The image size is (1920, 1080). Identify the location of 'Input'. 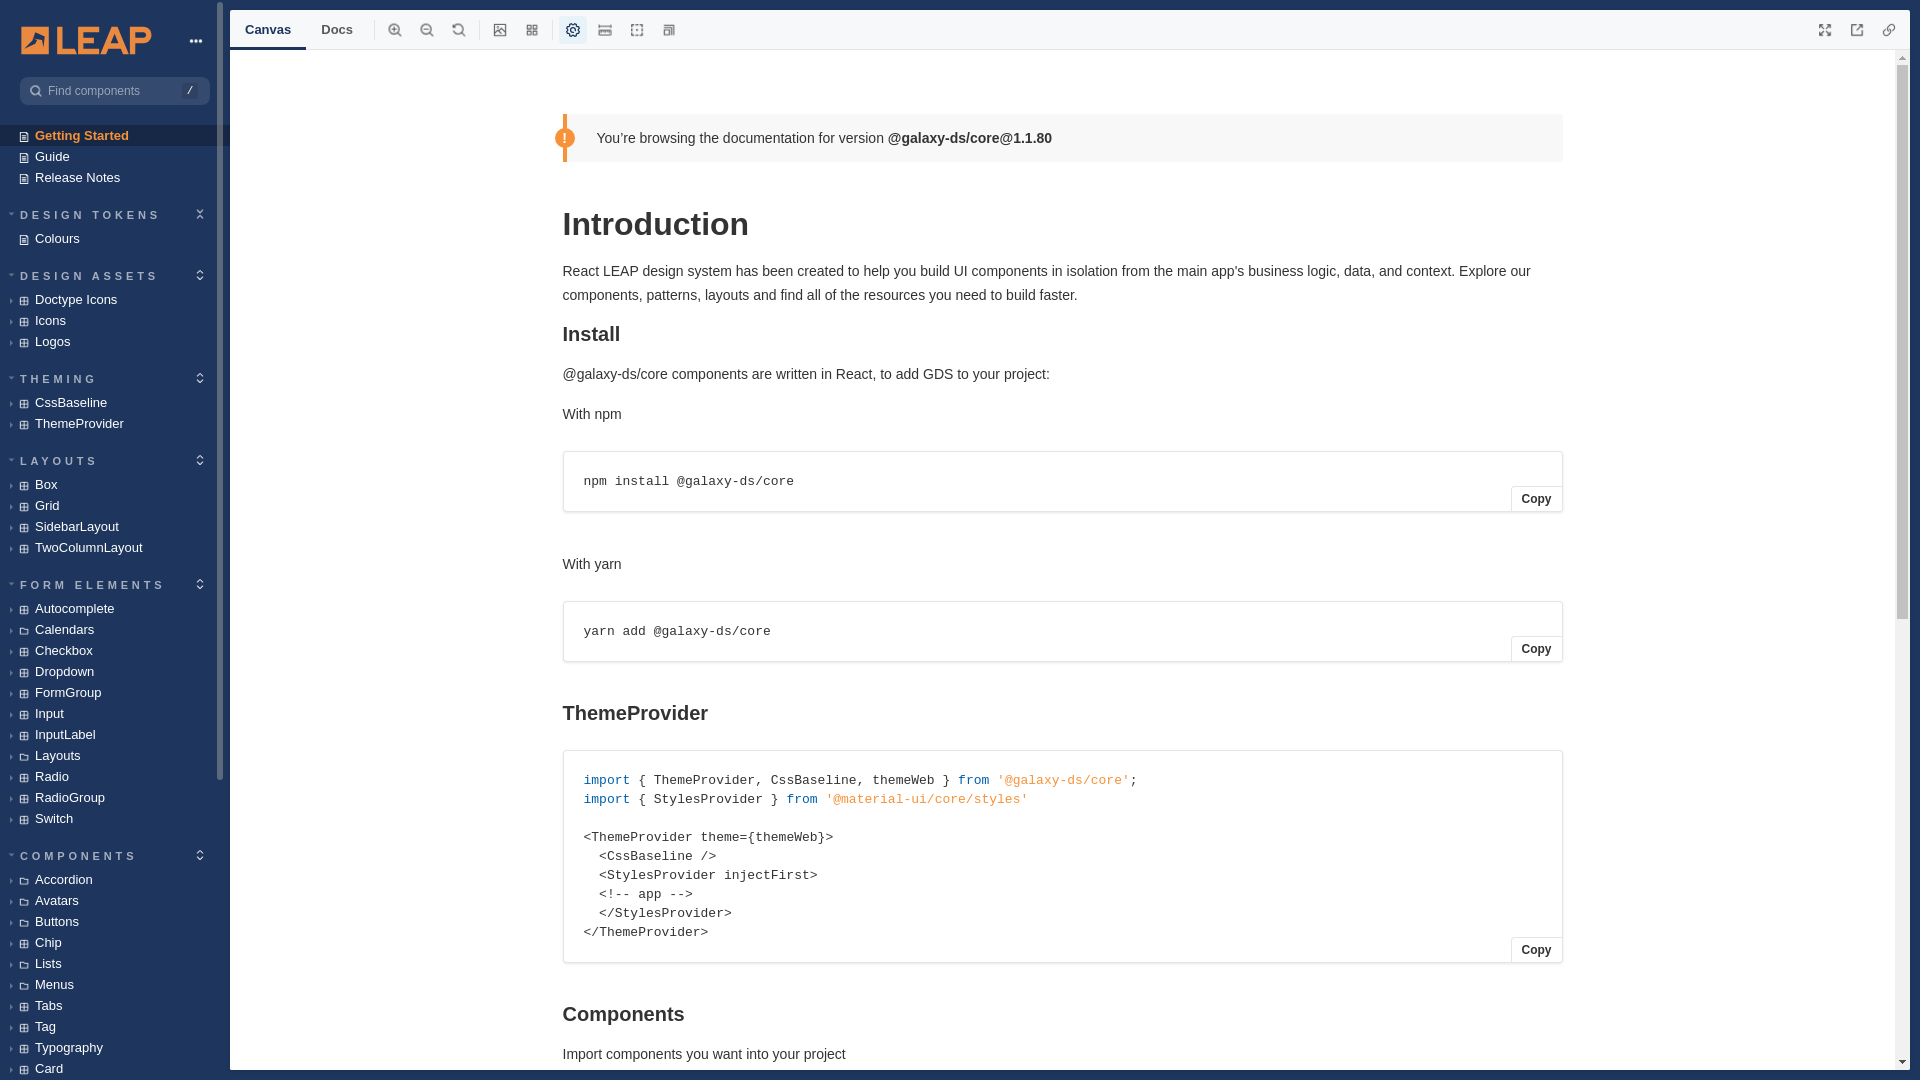
(114, 712).